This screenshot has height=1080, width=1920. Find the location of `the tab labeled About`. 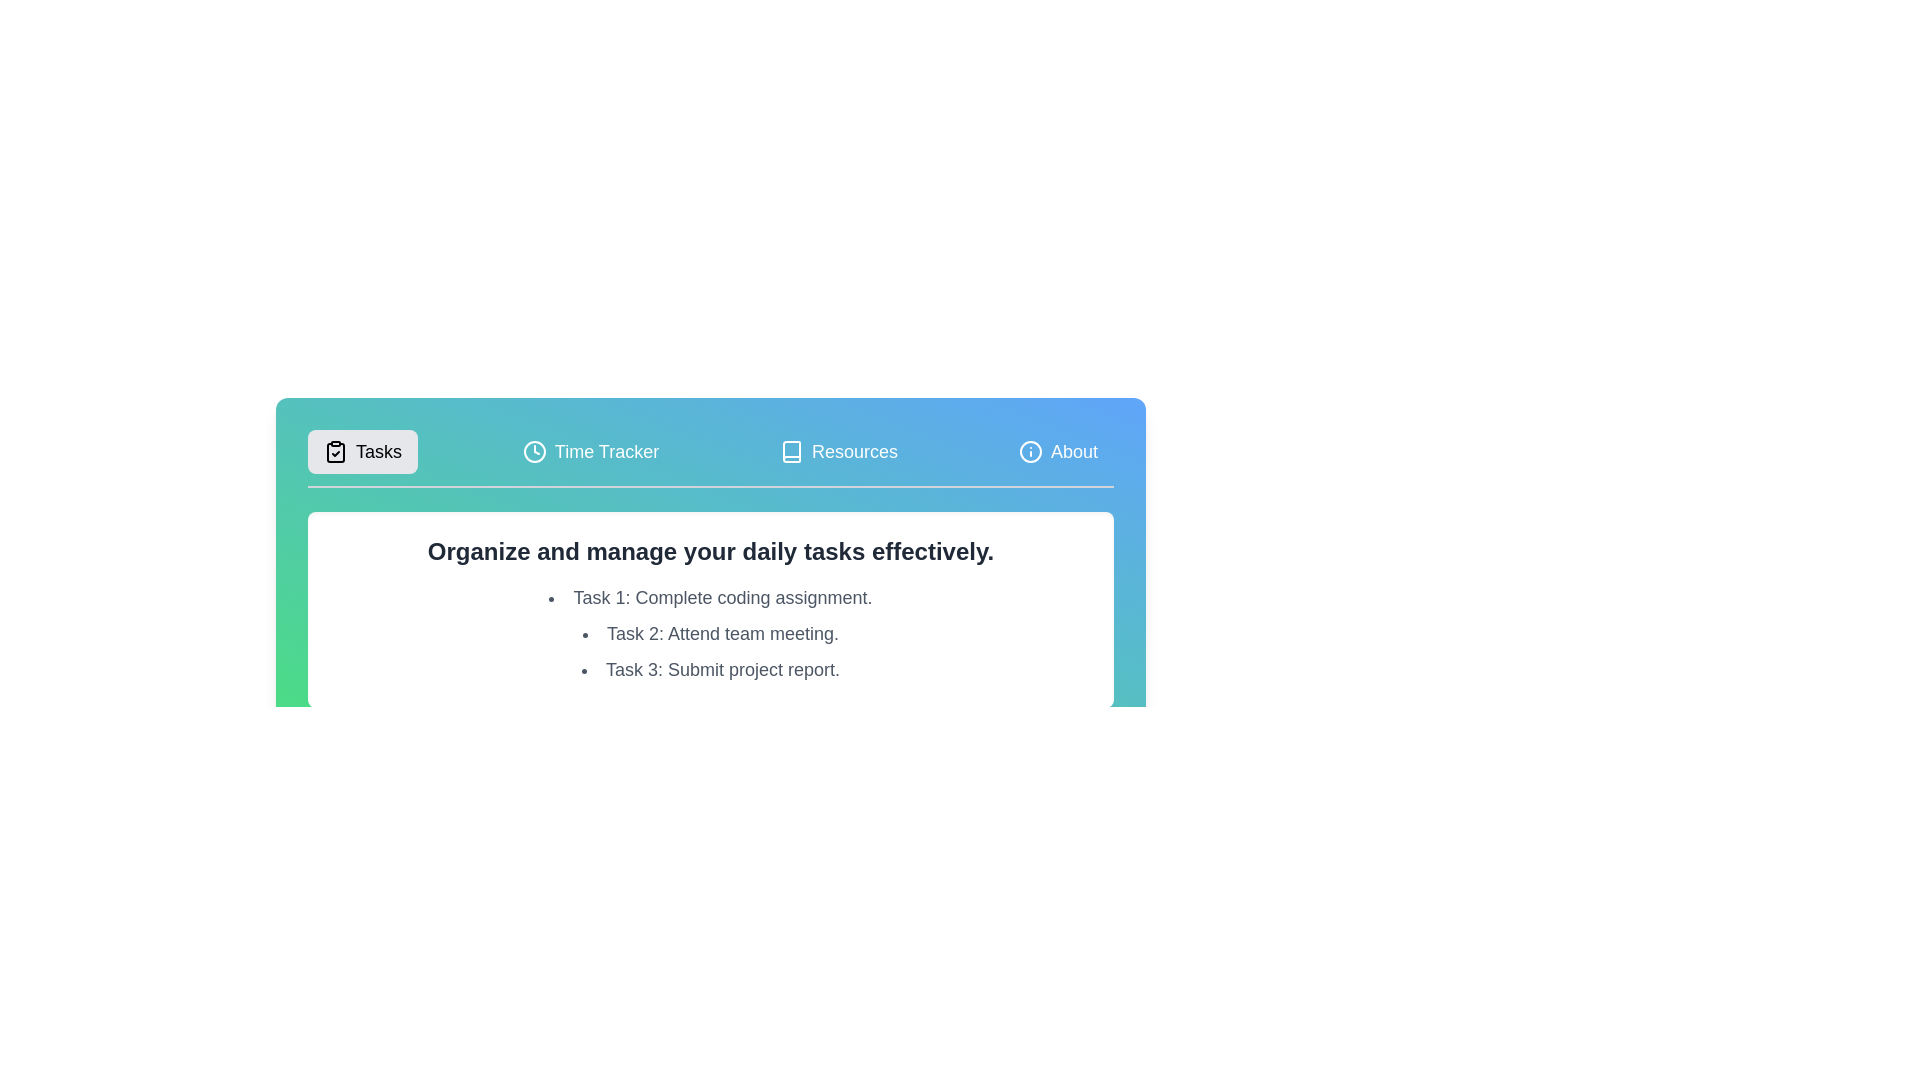

the tab labeled About is located at coordinates (1056, 451).